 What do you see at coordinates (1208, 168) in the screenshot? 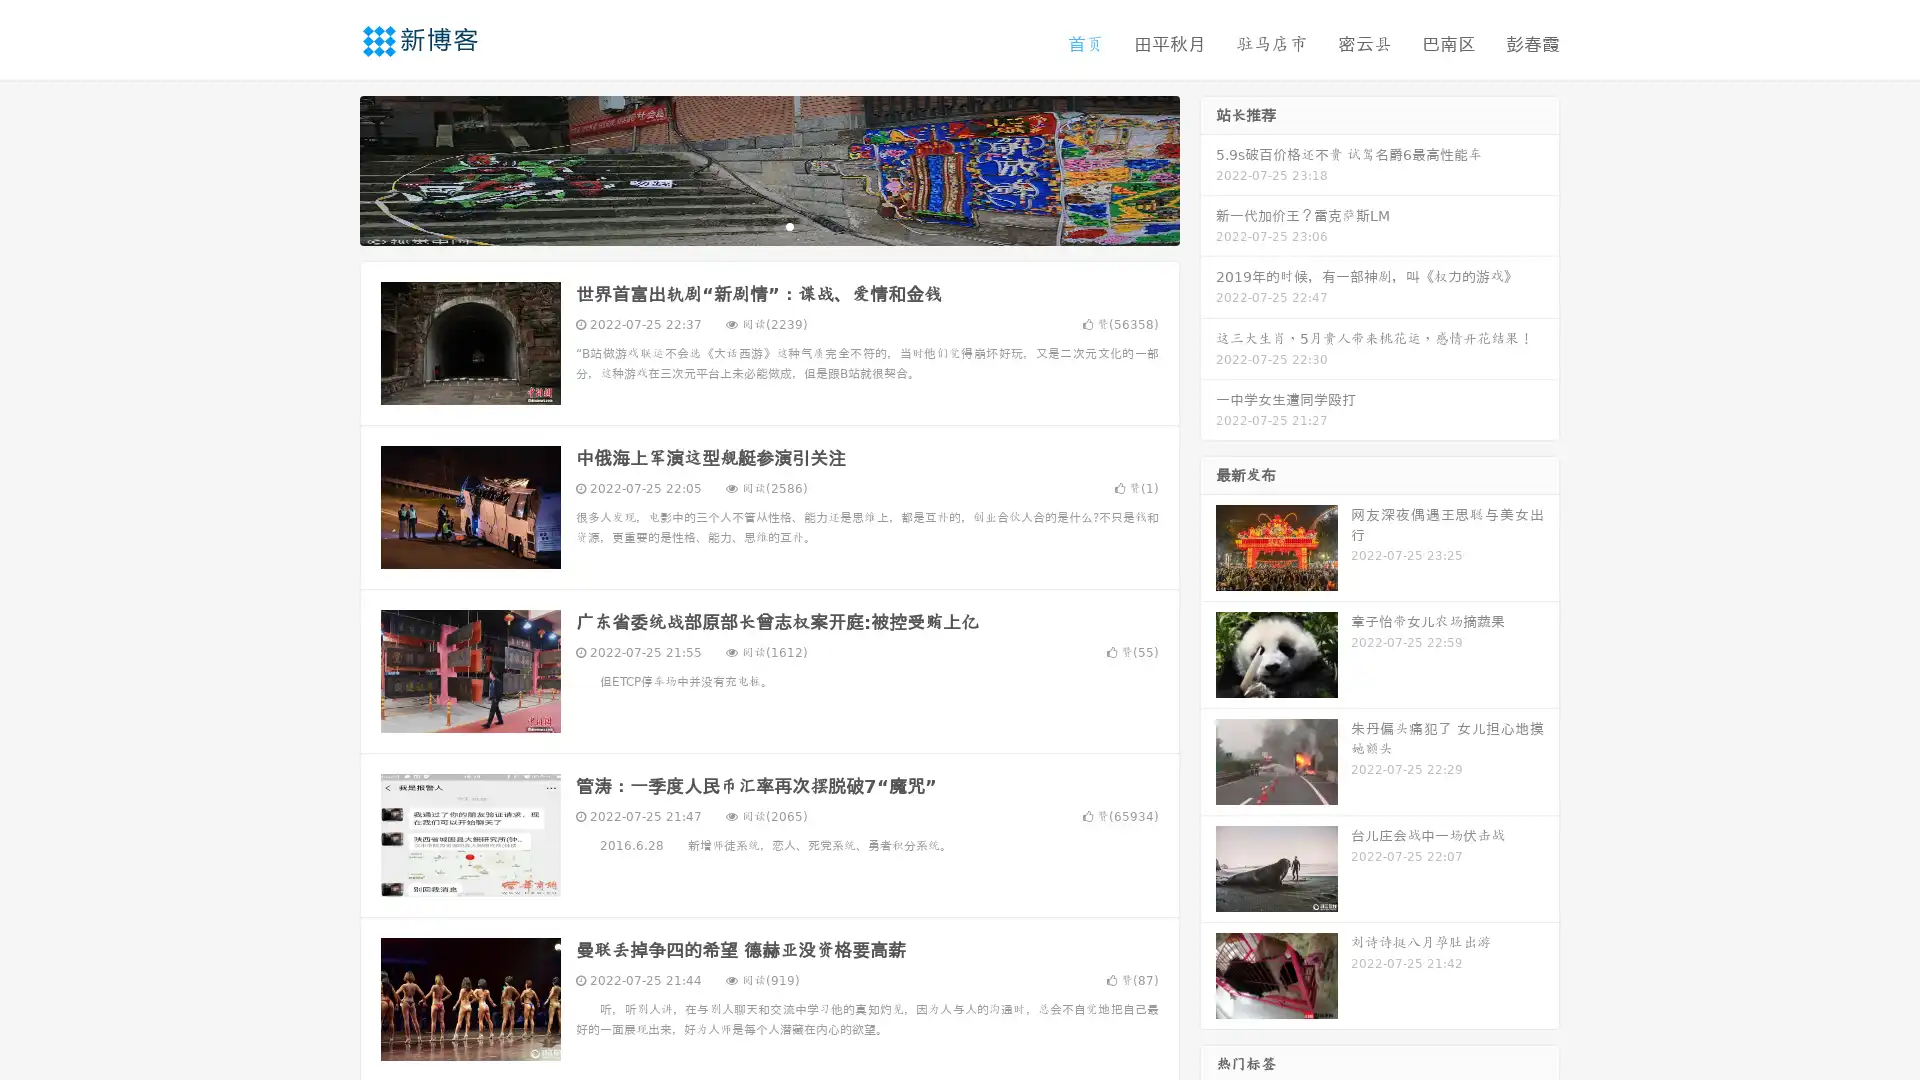
I see `Next slide` at bounding box center [1208, 168].